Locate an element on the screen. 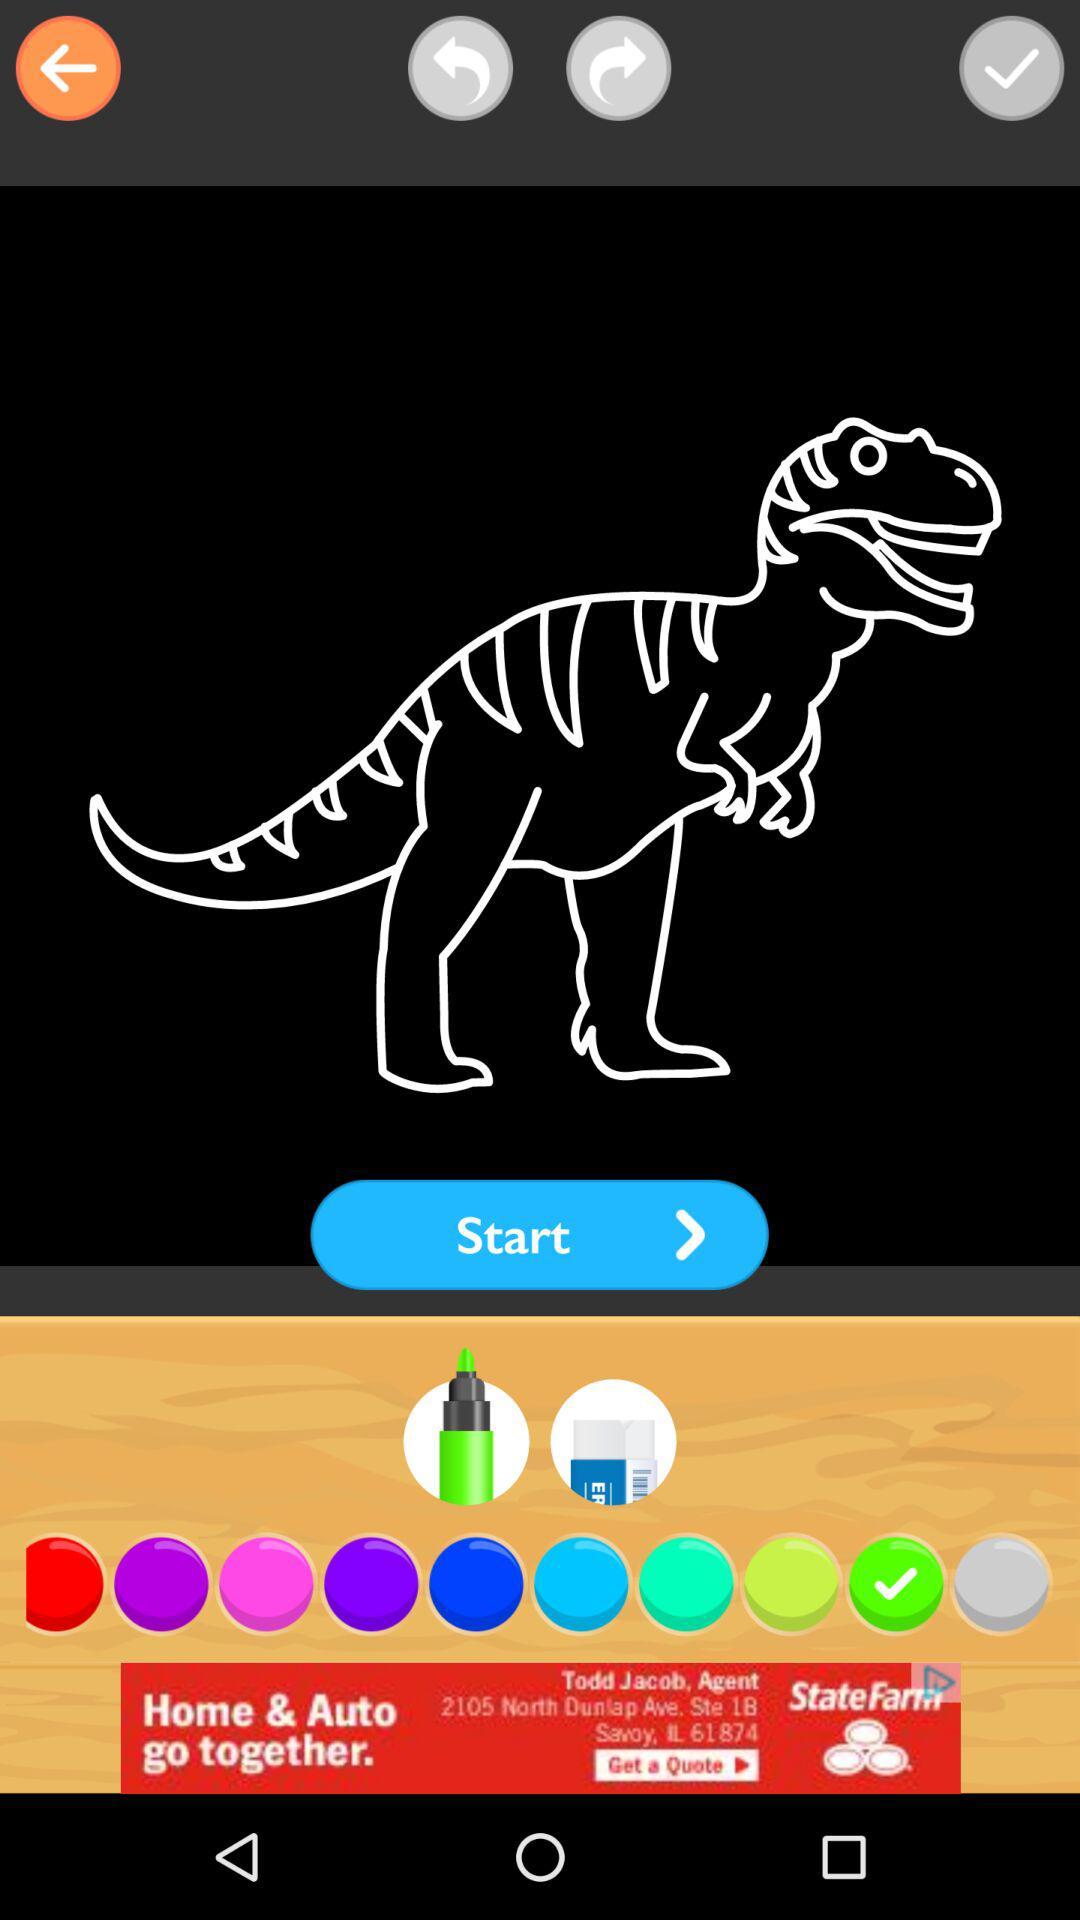 This screenshot has width=1080, height=1920. the arrow_backward icon is located at coordinates (67, 68).